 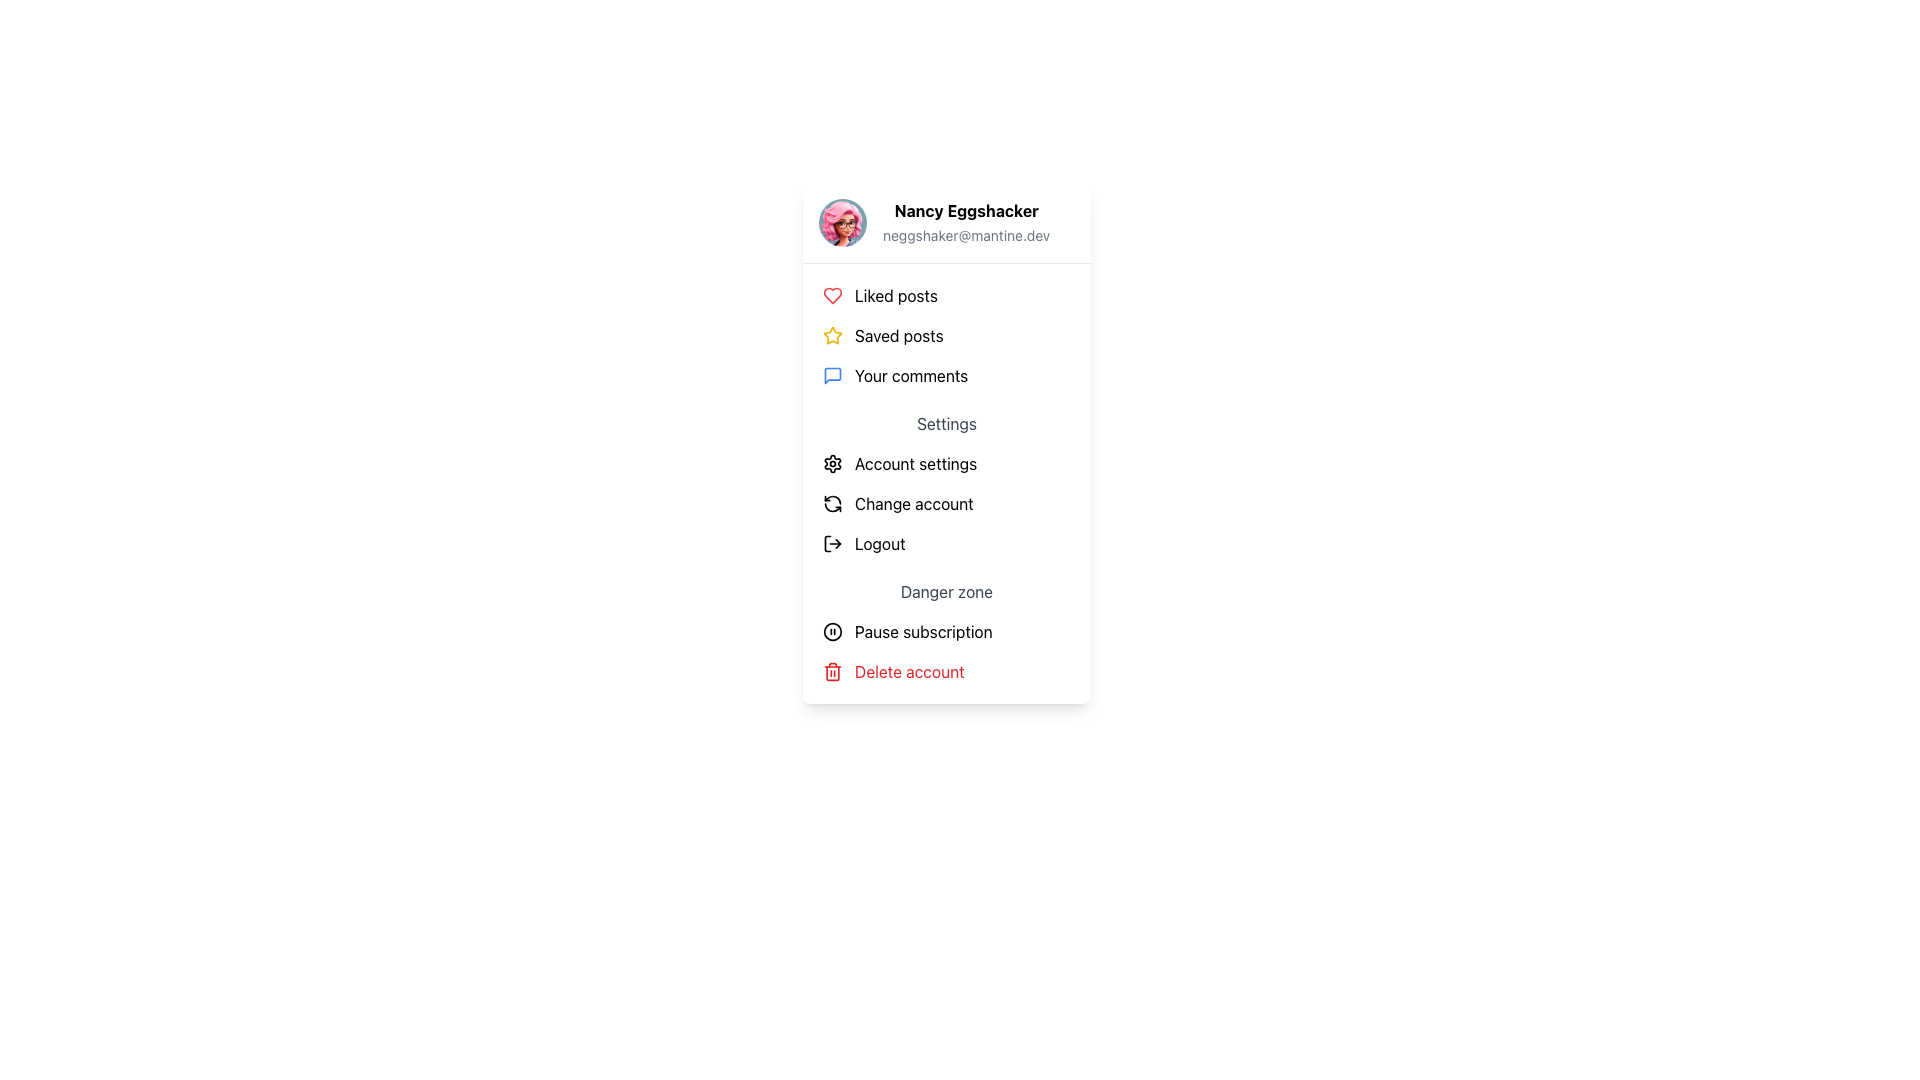 What do you see at coordinates (843, 223) in the screenshot?
I see `the user profile image (Avatar) representing Nancy Eggshacker, located on the left side above the user's name and email` at bounding box center [843, 223].